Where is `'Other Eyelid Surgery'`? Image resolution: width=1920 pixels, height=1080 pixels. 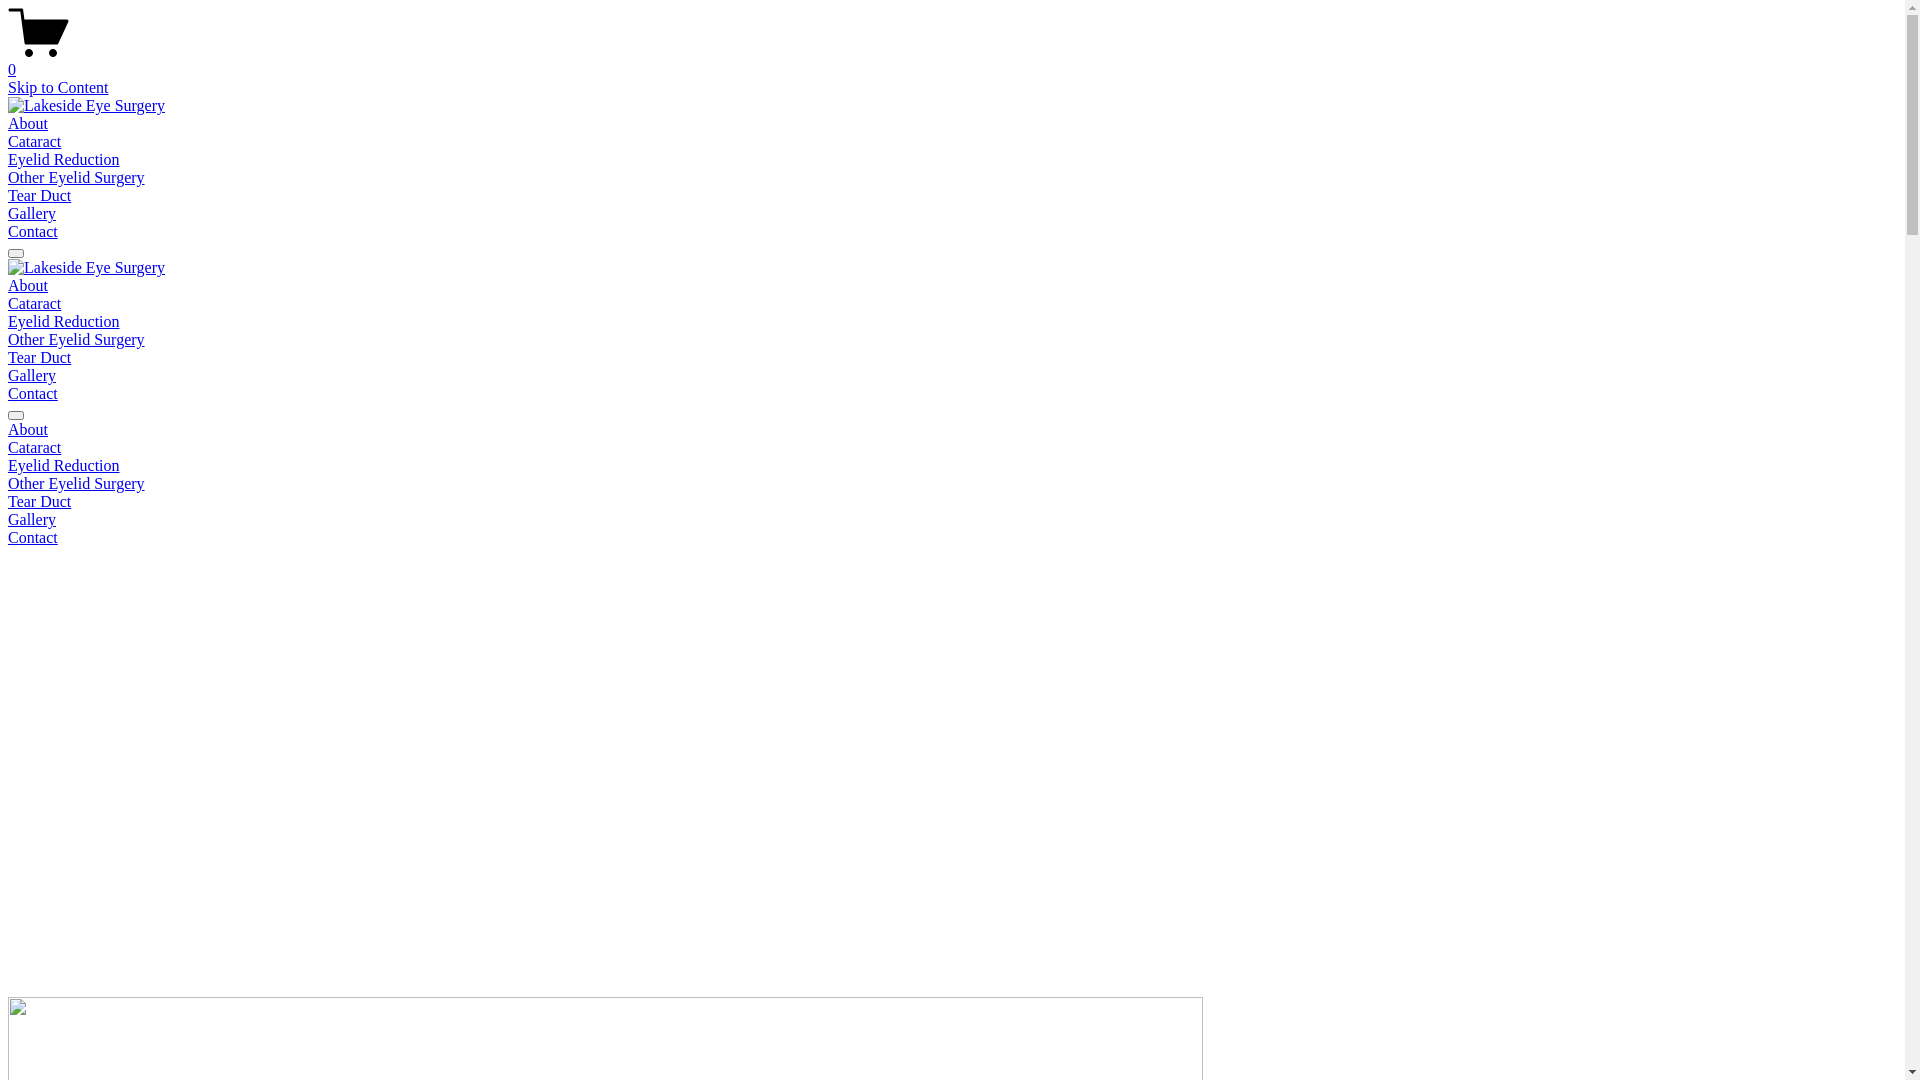
'Other Eyelid Surgery' is located at coordinates (8, 483).